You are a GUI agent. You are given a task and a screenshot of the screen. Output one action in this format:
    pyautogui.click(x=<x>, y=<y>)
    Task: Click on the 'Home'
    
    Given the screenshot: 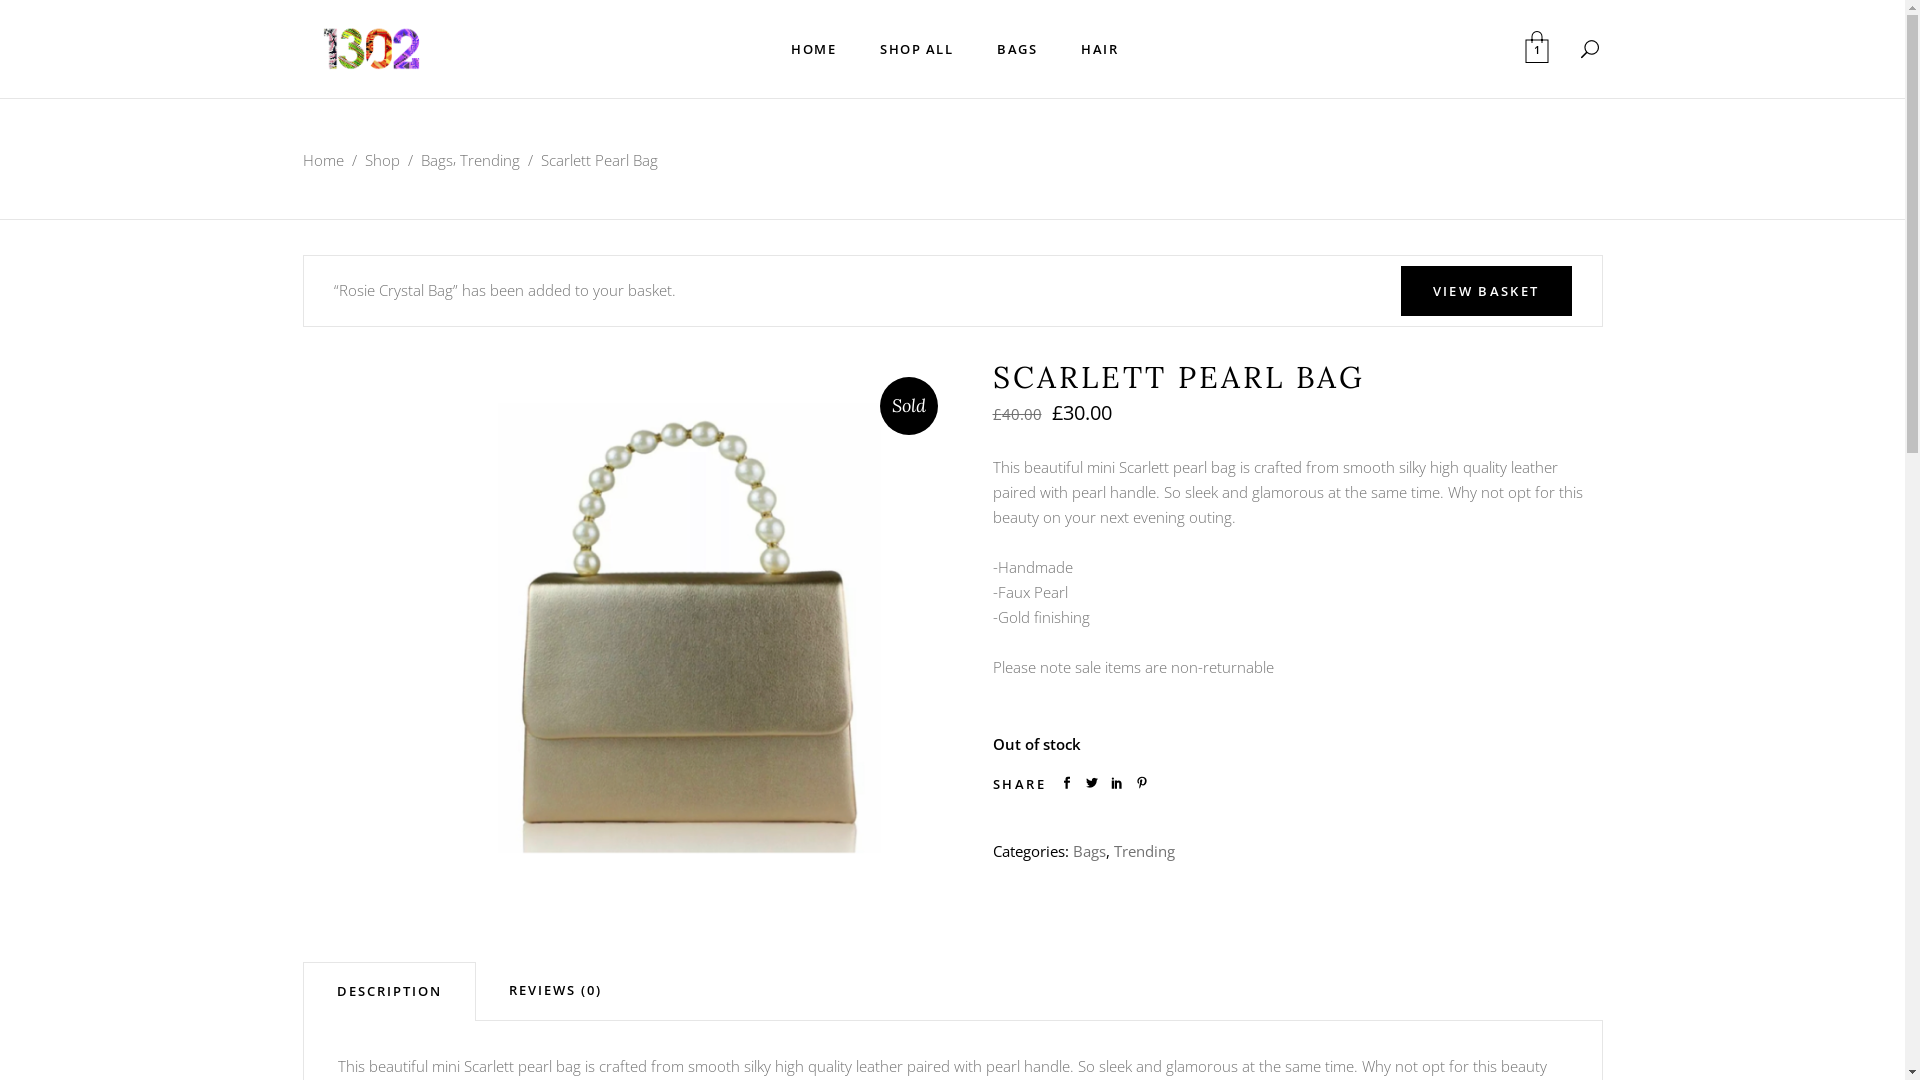 What is the action you would take?
    pyautogui.click(x=301, y=159)
    